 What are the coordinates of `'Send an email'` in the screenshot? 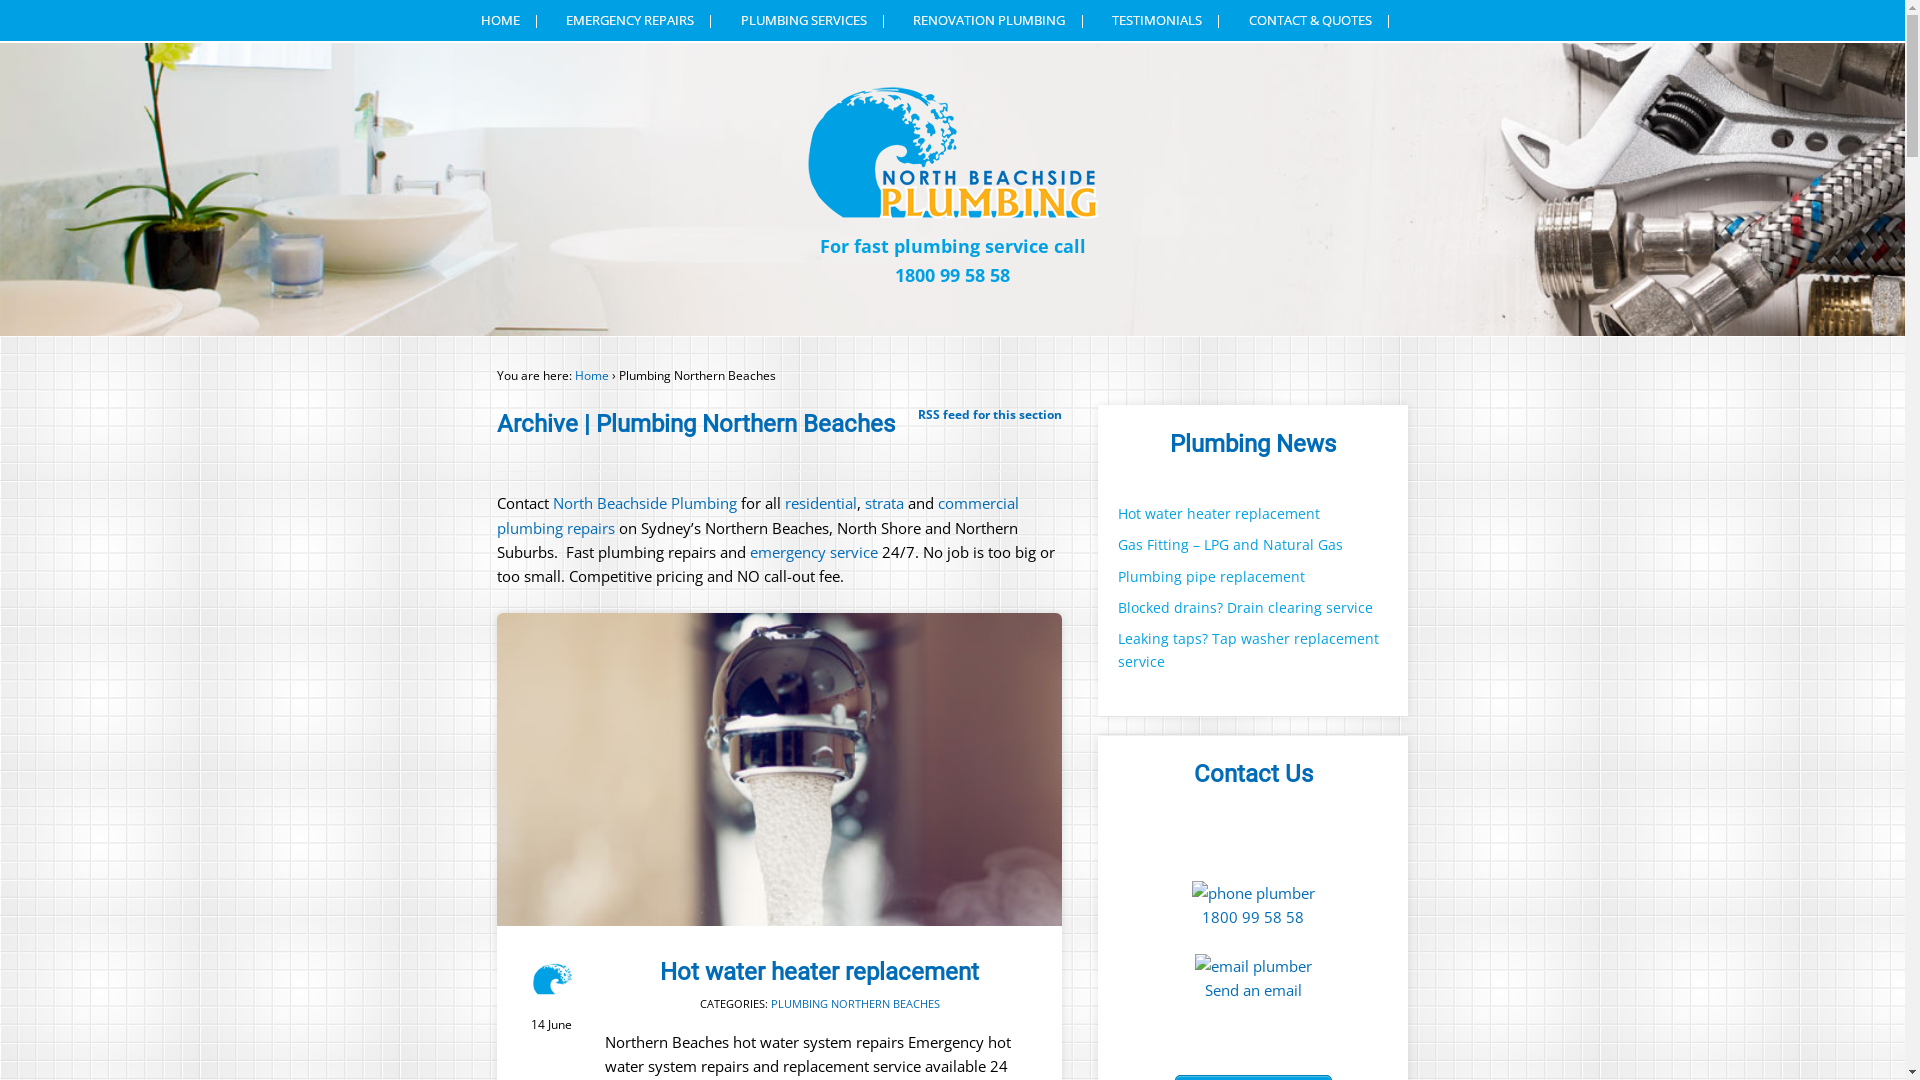 It's located at (1252, 990).